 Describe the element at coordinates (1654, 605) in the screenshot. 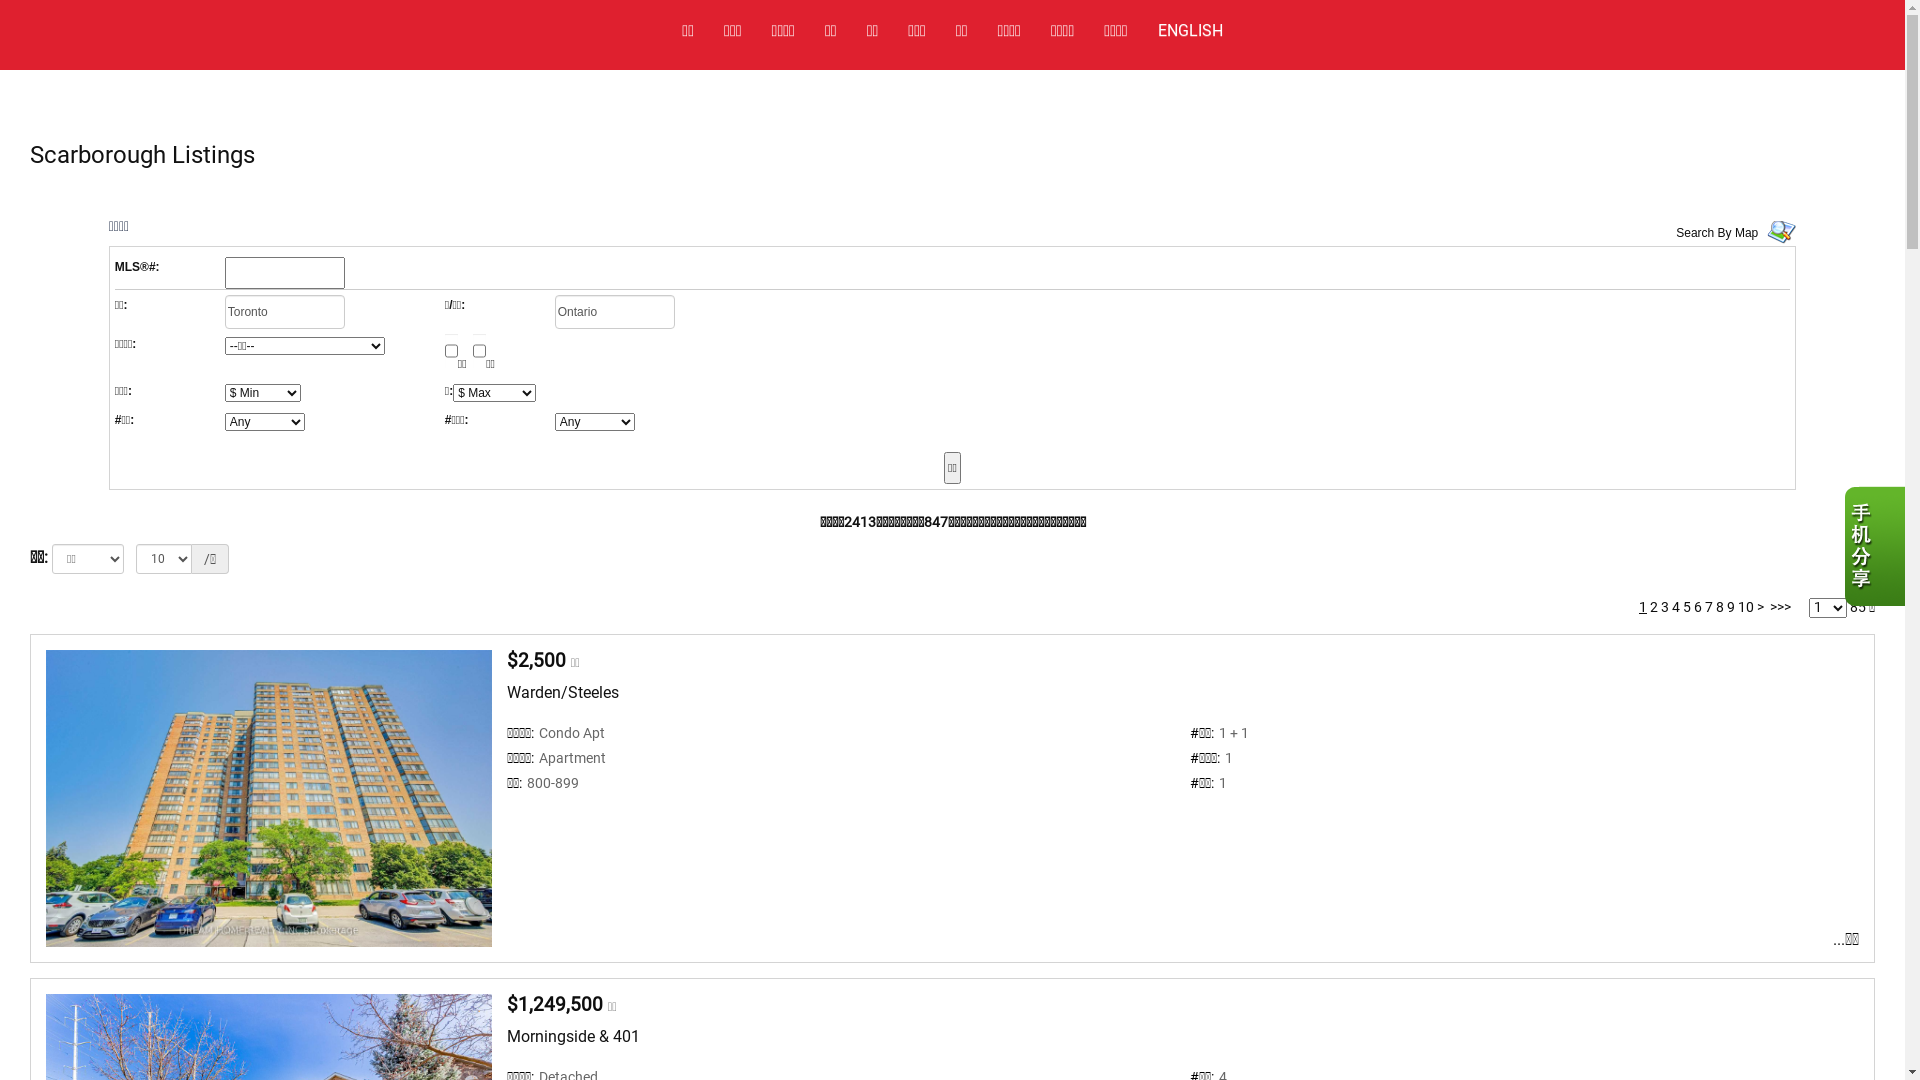

I see `'2'` at that location.